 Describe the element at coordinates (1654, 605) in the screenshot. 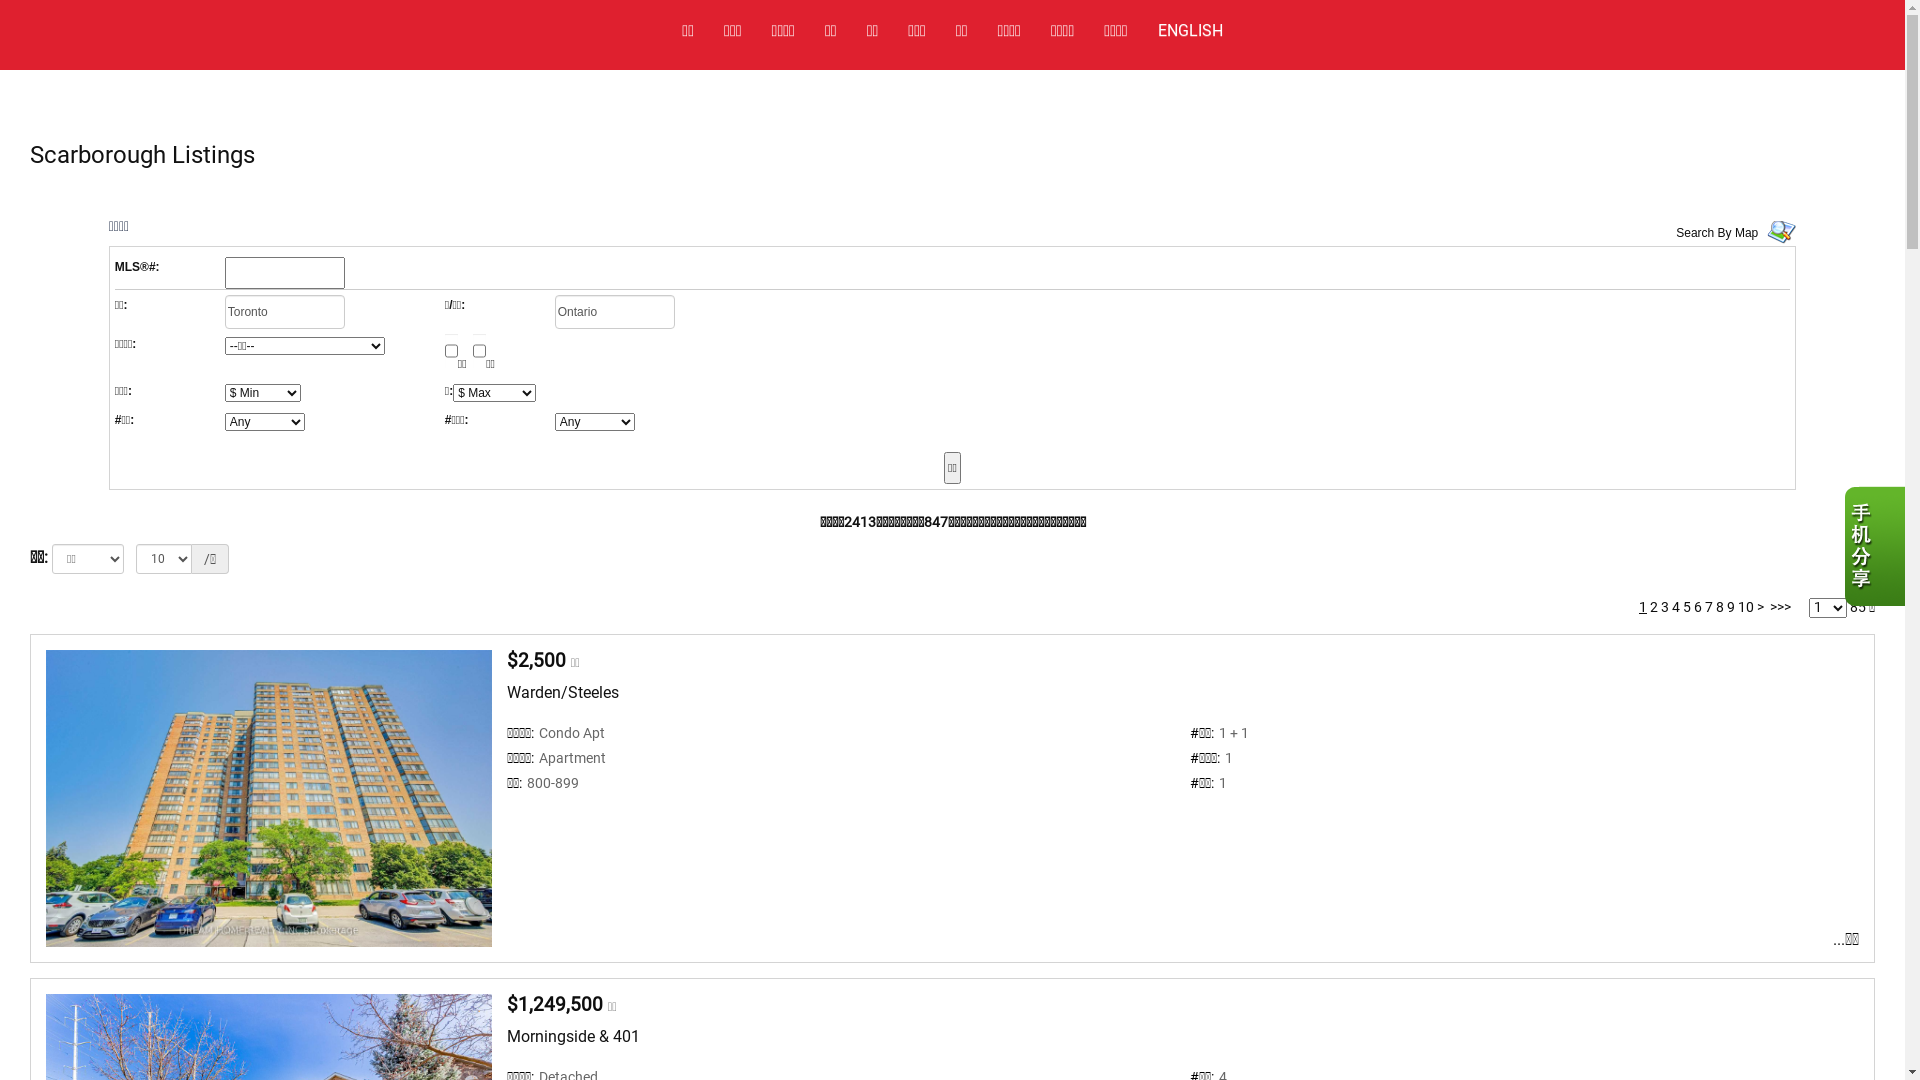

I see `'2'` at that location.